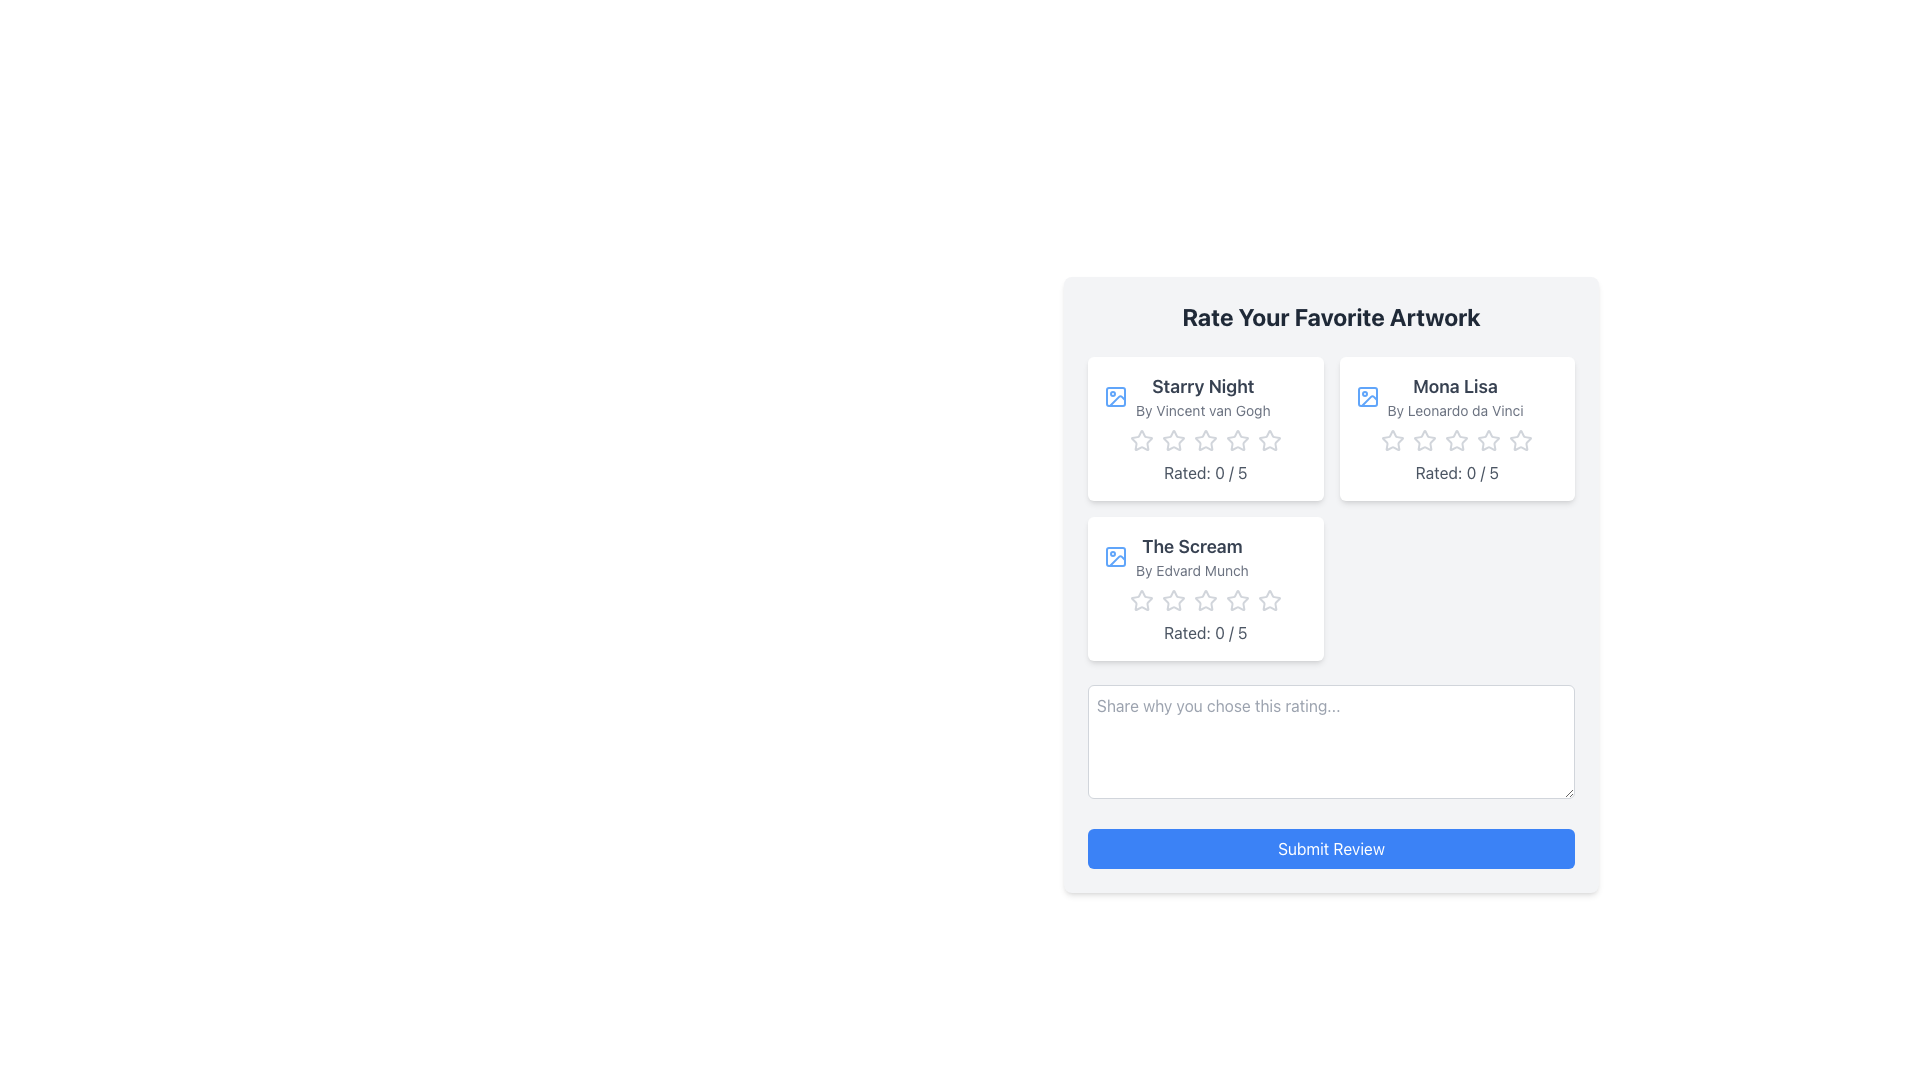  Describe the element at coordinates (1173, 439) in the screenshot. I see `the first star button in the rating section of the 'Starry Night' artwork card to rate it` at that location.